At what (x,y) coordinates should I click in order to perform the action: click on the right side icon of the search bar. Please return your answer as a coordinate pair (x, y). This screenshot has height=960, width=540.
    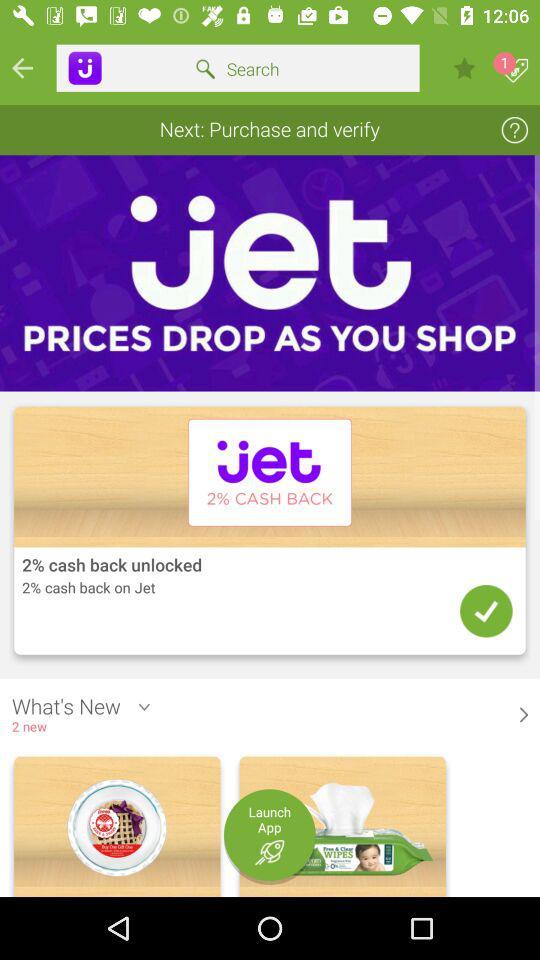
    Looking at the image, I should click on (464, 68).